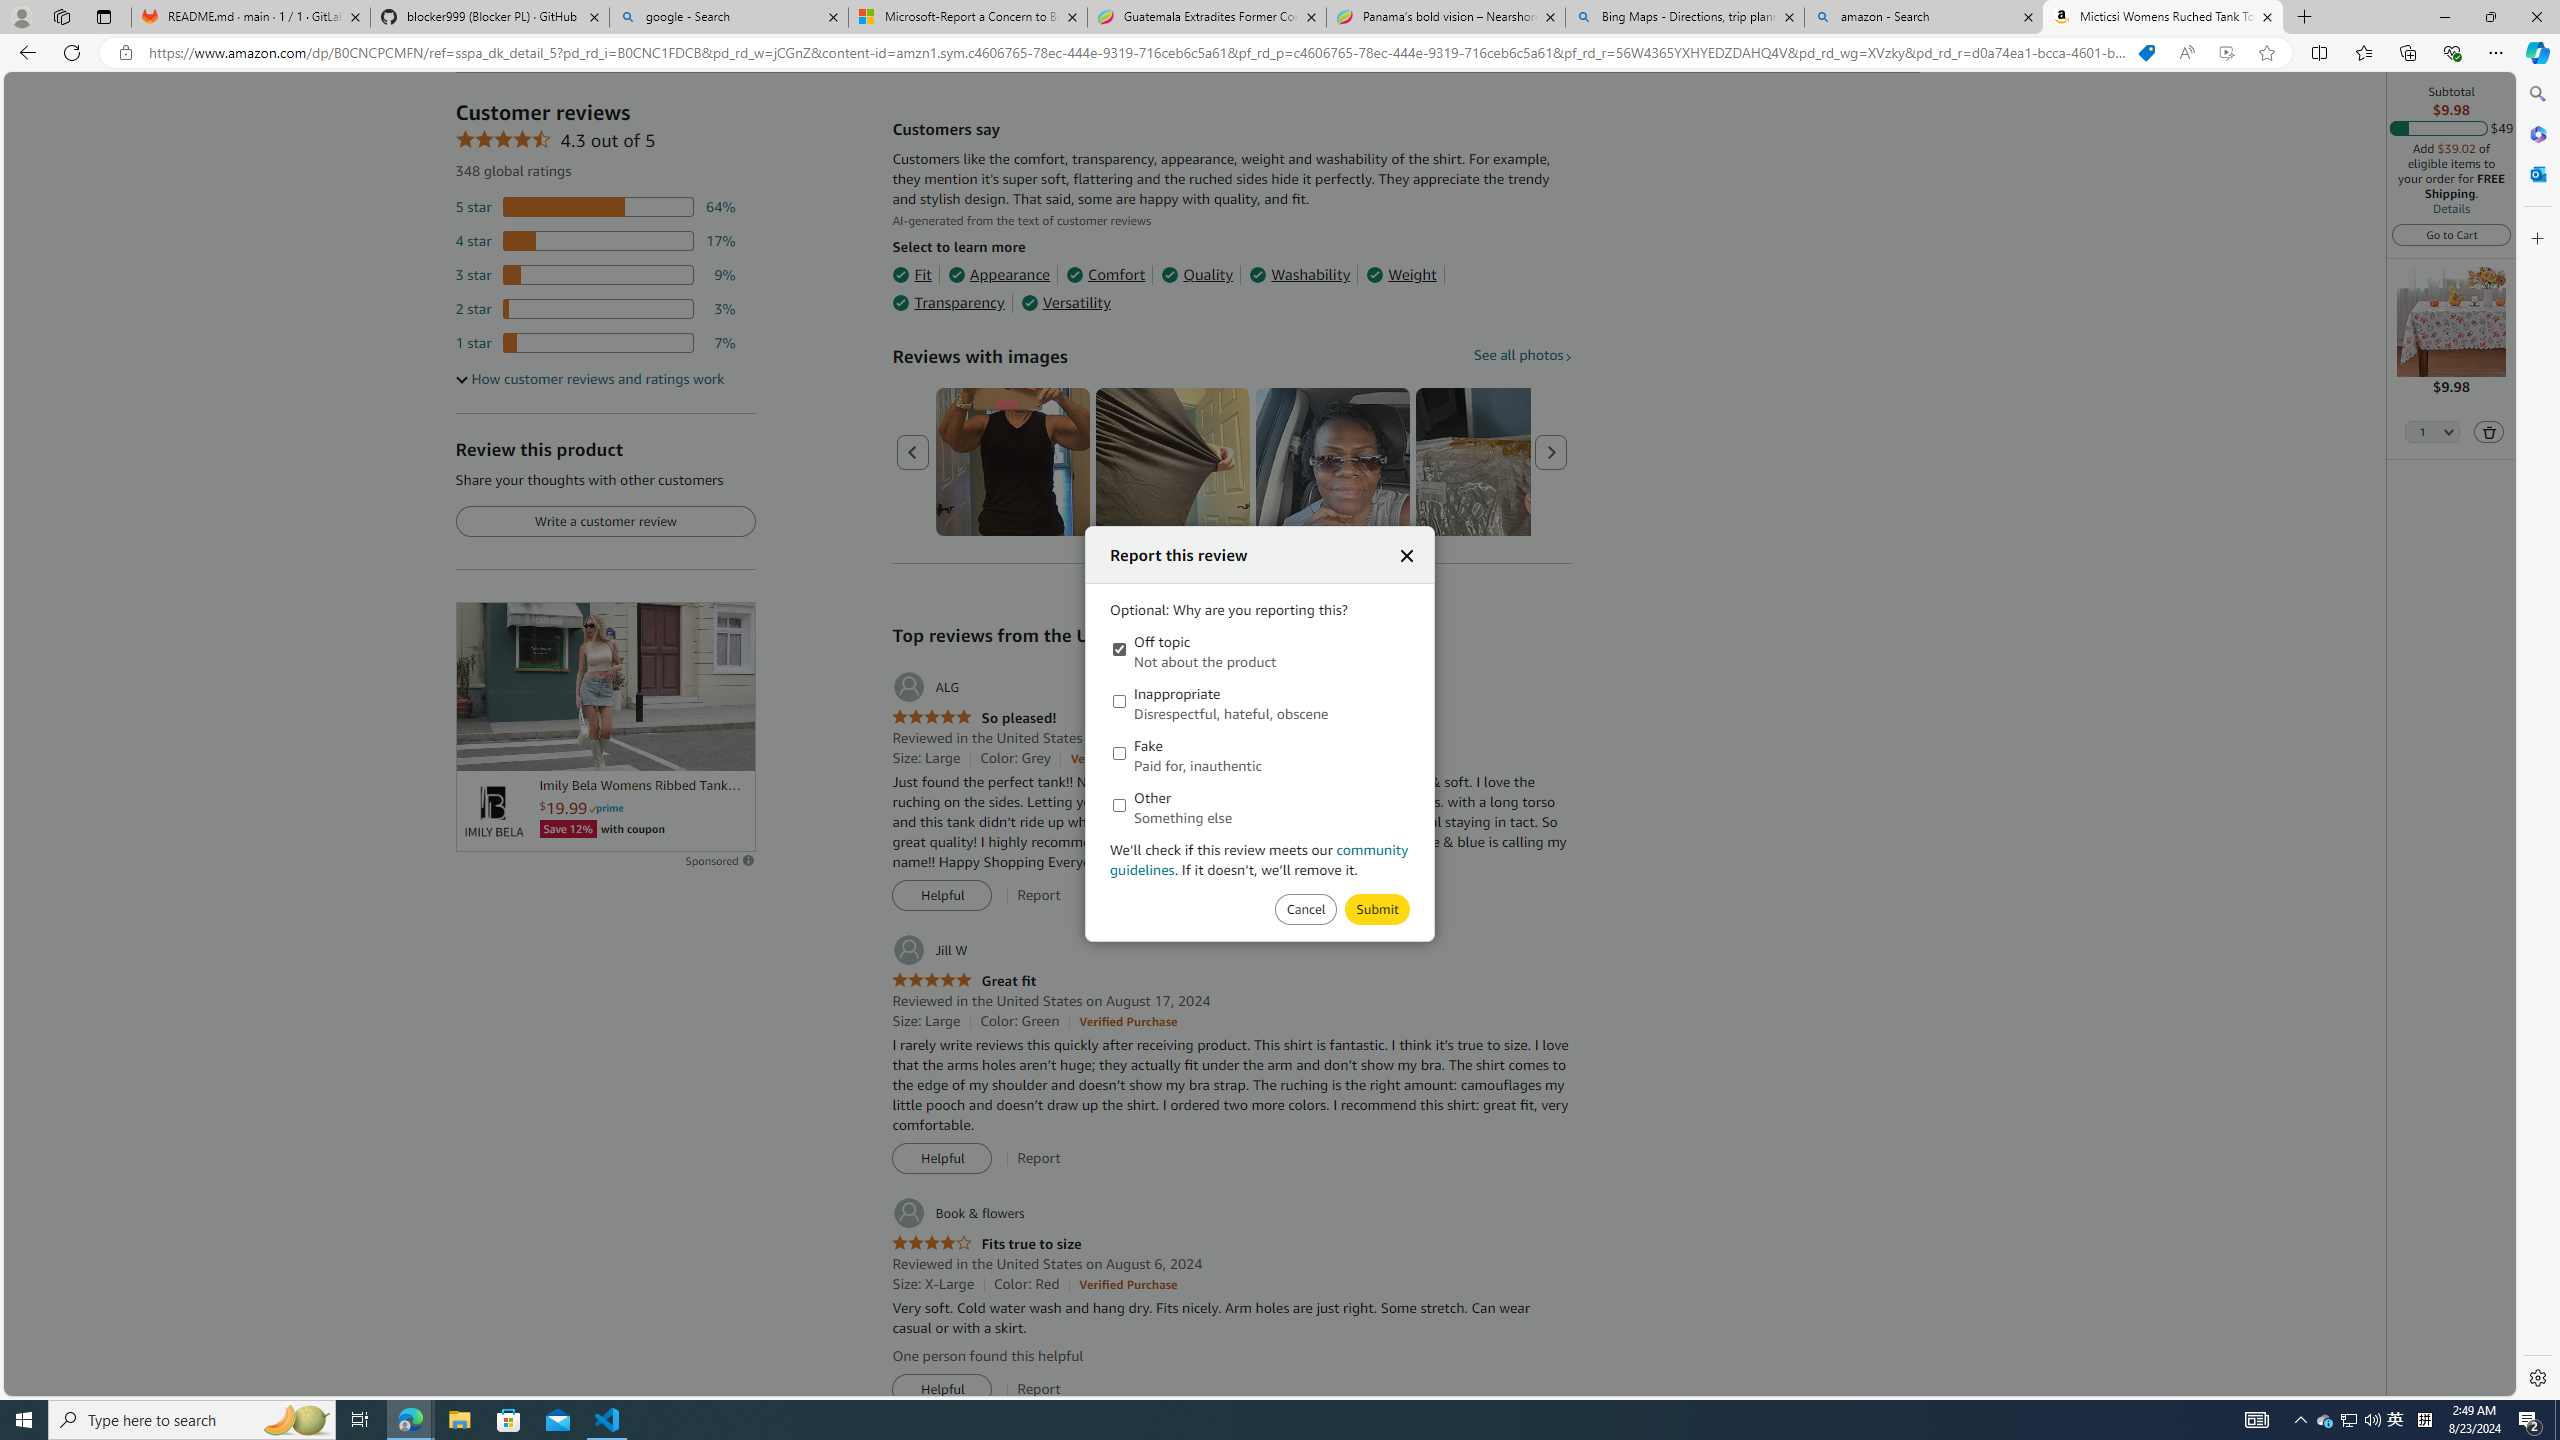 This screenshot has width=2560, height=1440. I want to click on 'Transparency', so click(947, 302).